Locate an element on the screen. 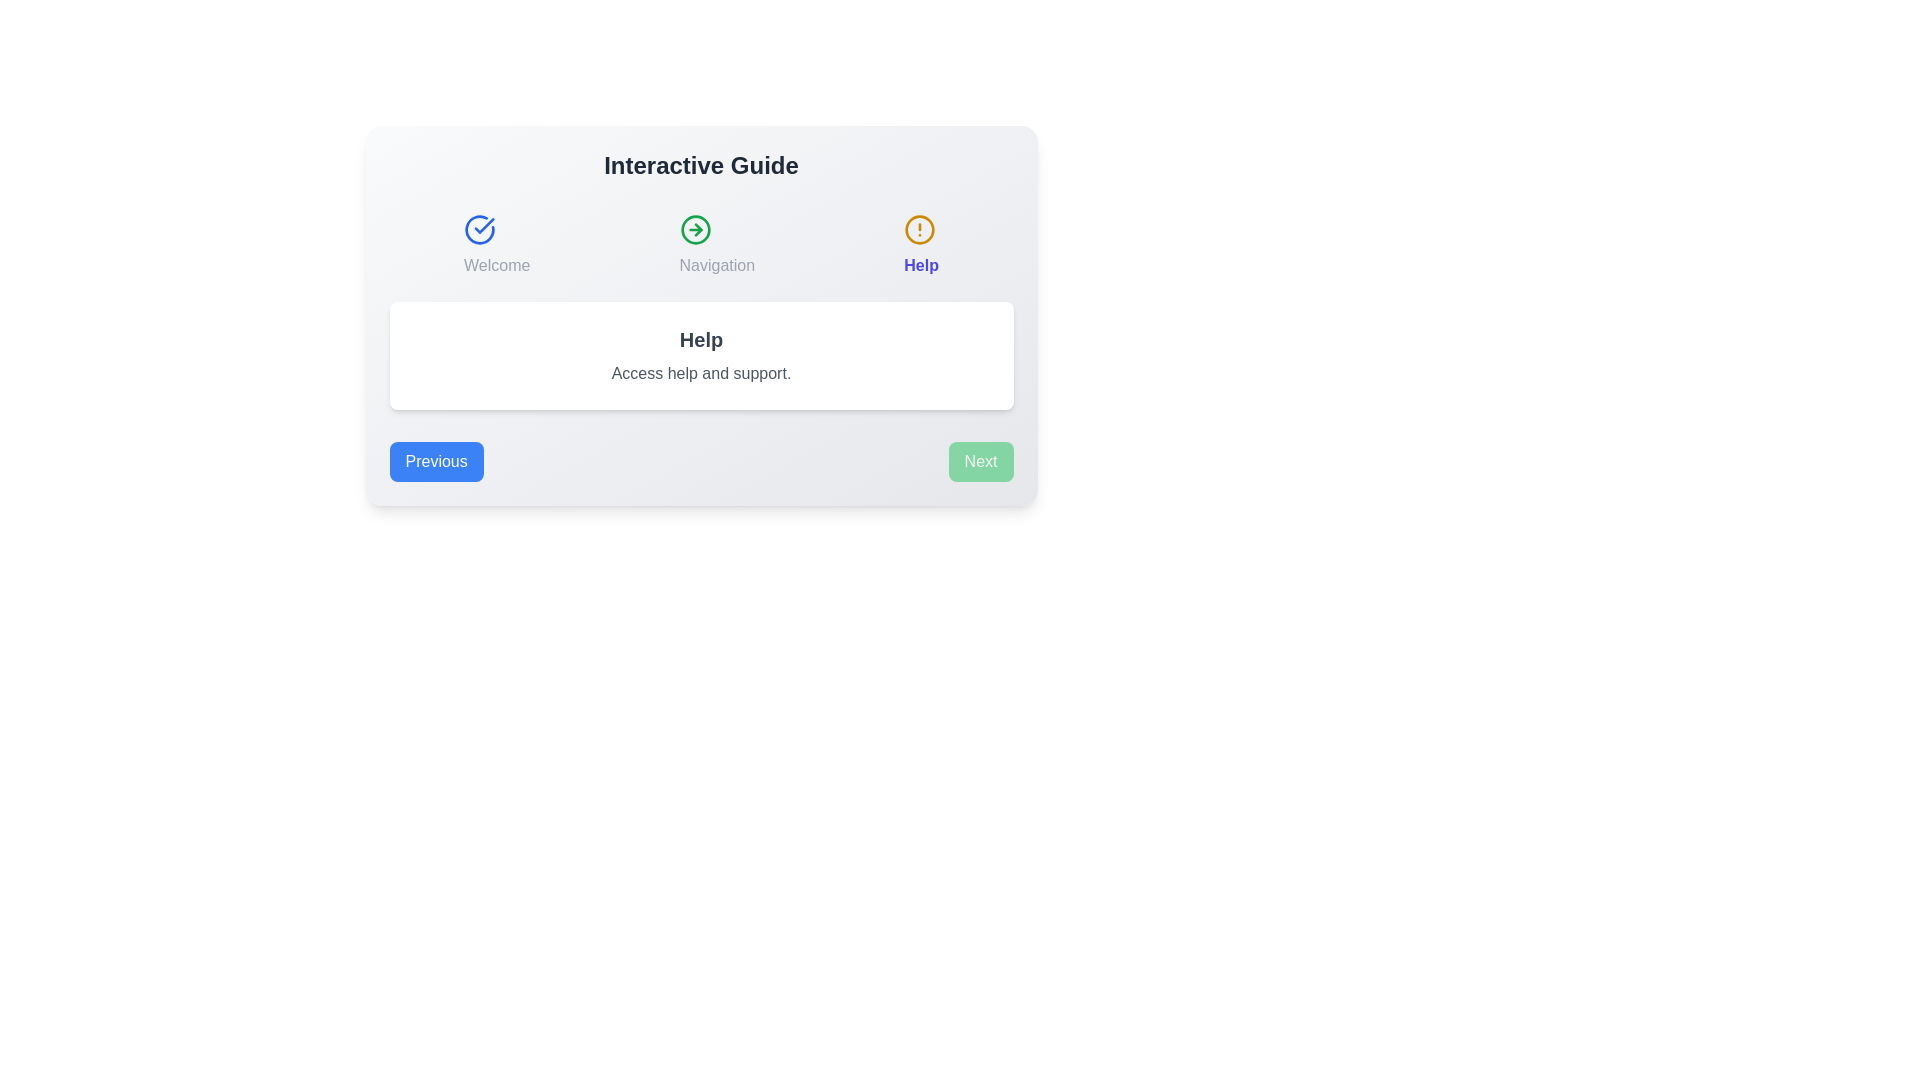 The image size is (1920, 1080). the green 'Next' button with white text located at the bottom-right of the card interface is located at coordinates (981, 462).